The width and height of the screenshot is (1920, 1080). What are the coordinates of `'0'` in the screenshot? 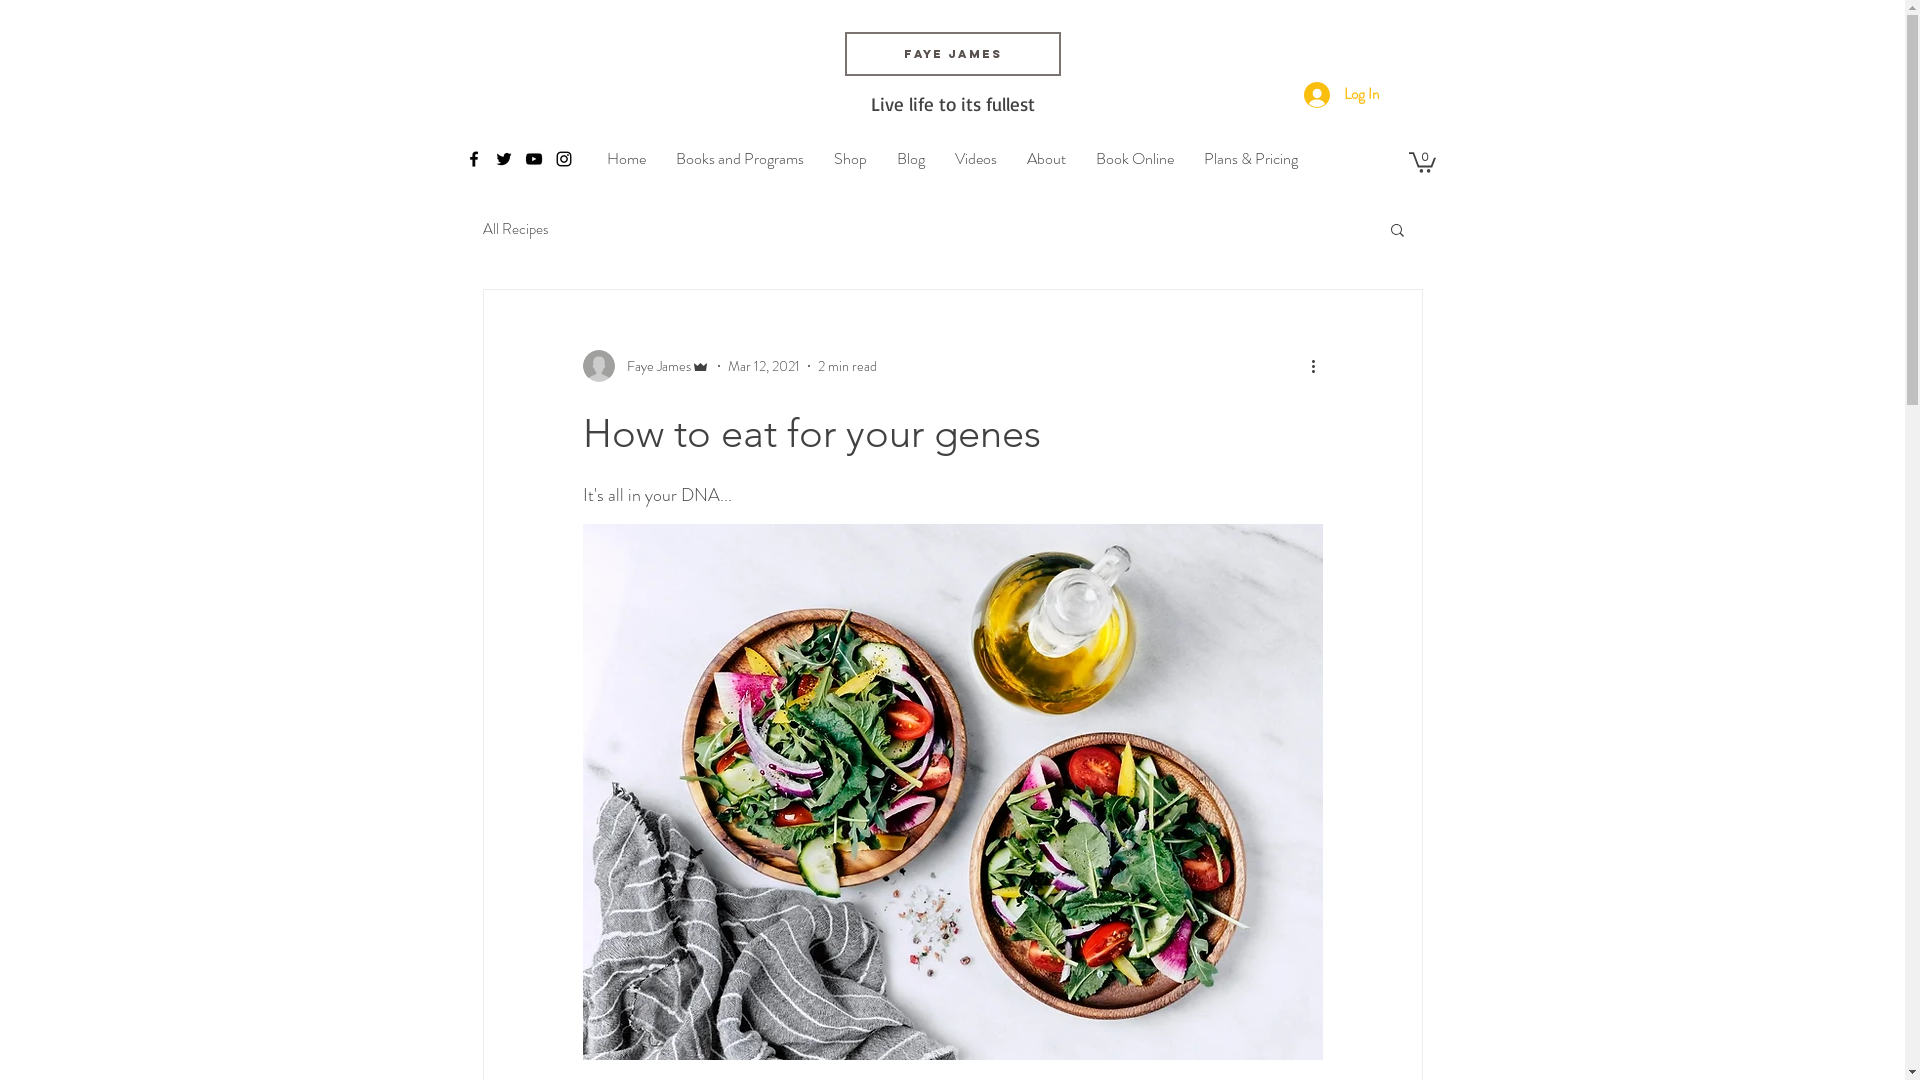 It's located at (1420, 160).